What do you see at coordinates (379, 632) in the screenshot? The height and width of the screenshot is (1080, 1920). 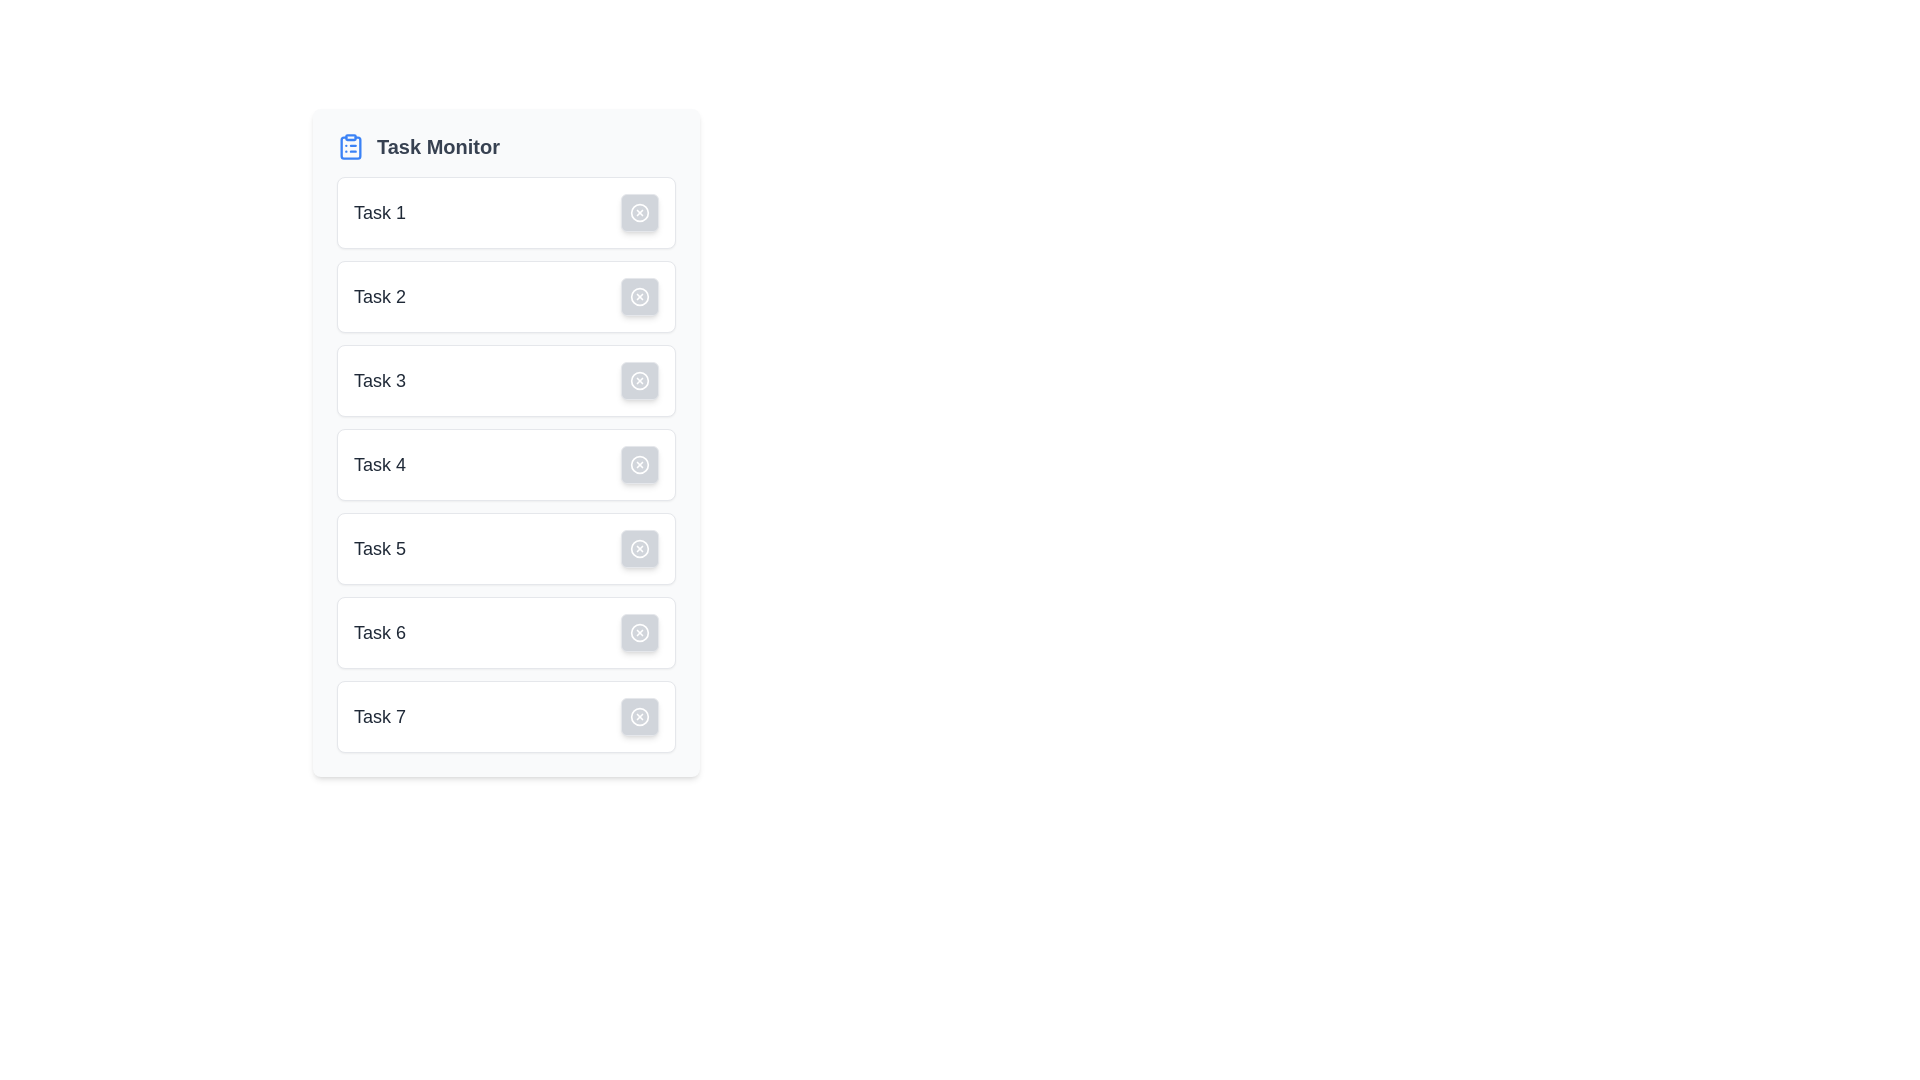 I see `text label 'Task 6' located in the sixth position of a vertical list of cards, which serves as an identifier for the associated task` at bounding box center [379, 632].